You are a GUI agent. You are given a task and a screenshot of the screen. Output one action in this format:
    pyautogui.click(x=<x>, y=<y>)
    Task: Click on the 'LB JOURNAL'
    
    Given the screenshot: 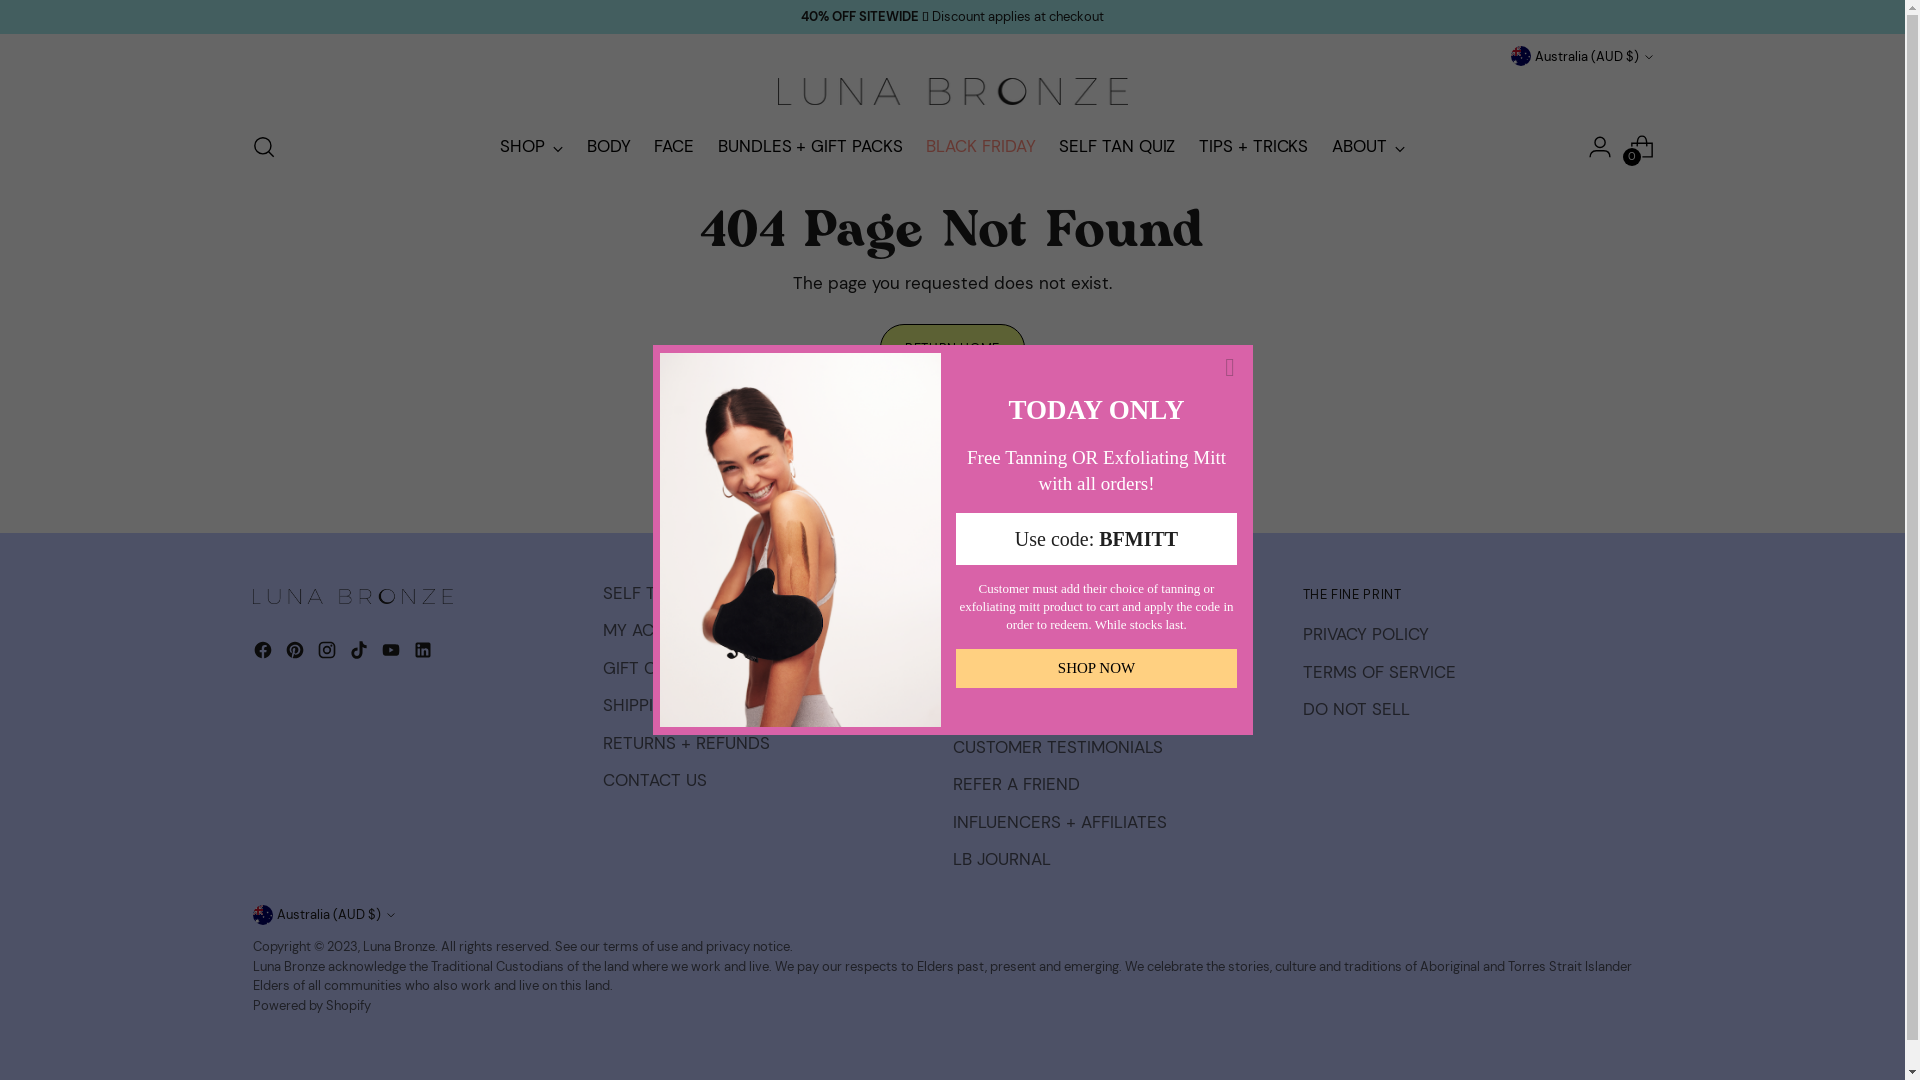 What is the action you would take?
    pyautogui.click(x=1001, y=858)
    